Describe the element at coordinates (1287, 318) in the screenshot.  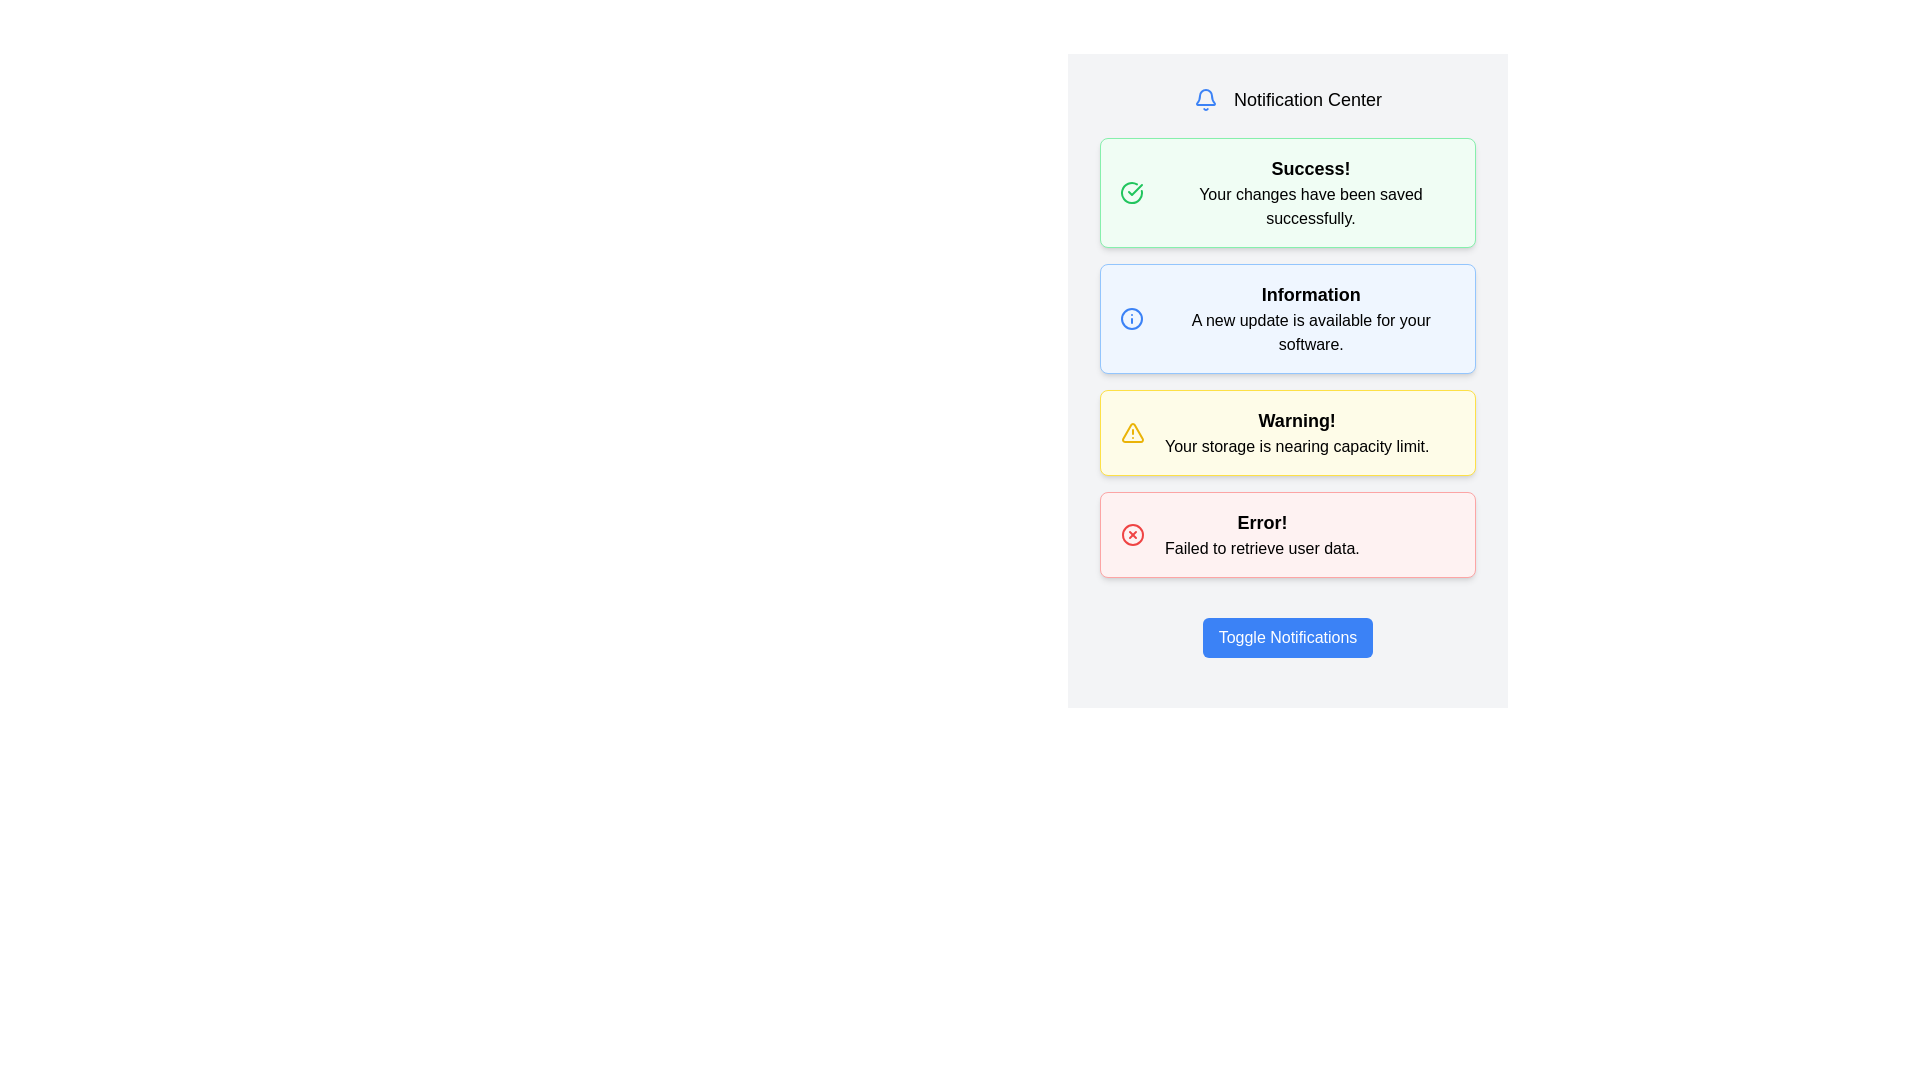
I see `information provided in the second Notification Card, which is positioned between the 'Success!' green notification card and the 'Warning!' yellow notification card` at that location.